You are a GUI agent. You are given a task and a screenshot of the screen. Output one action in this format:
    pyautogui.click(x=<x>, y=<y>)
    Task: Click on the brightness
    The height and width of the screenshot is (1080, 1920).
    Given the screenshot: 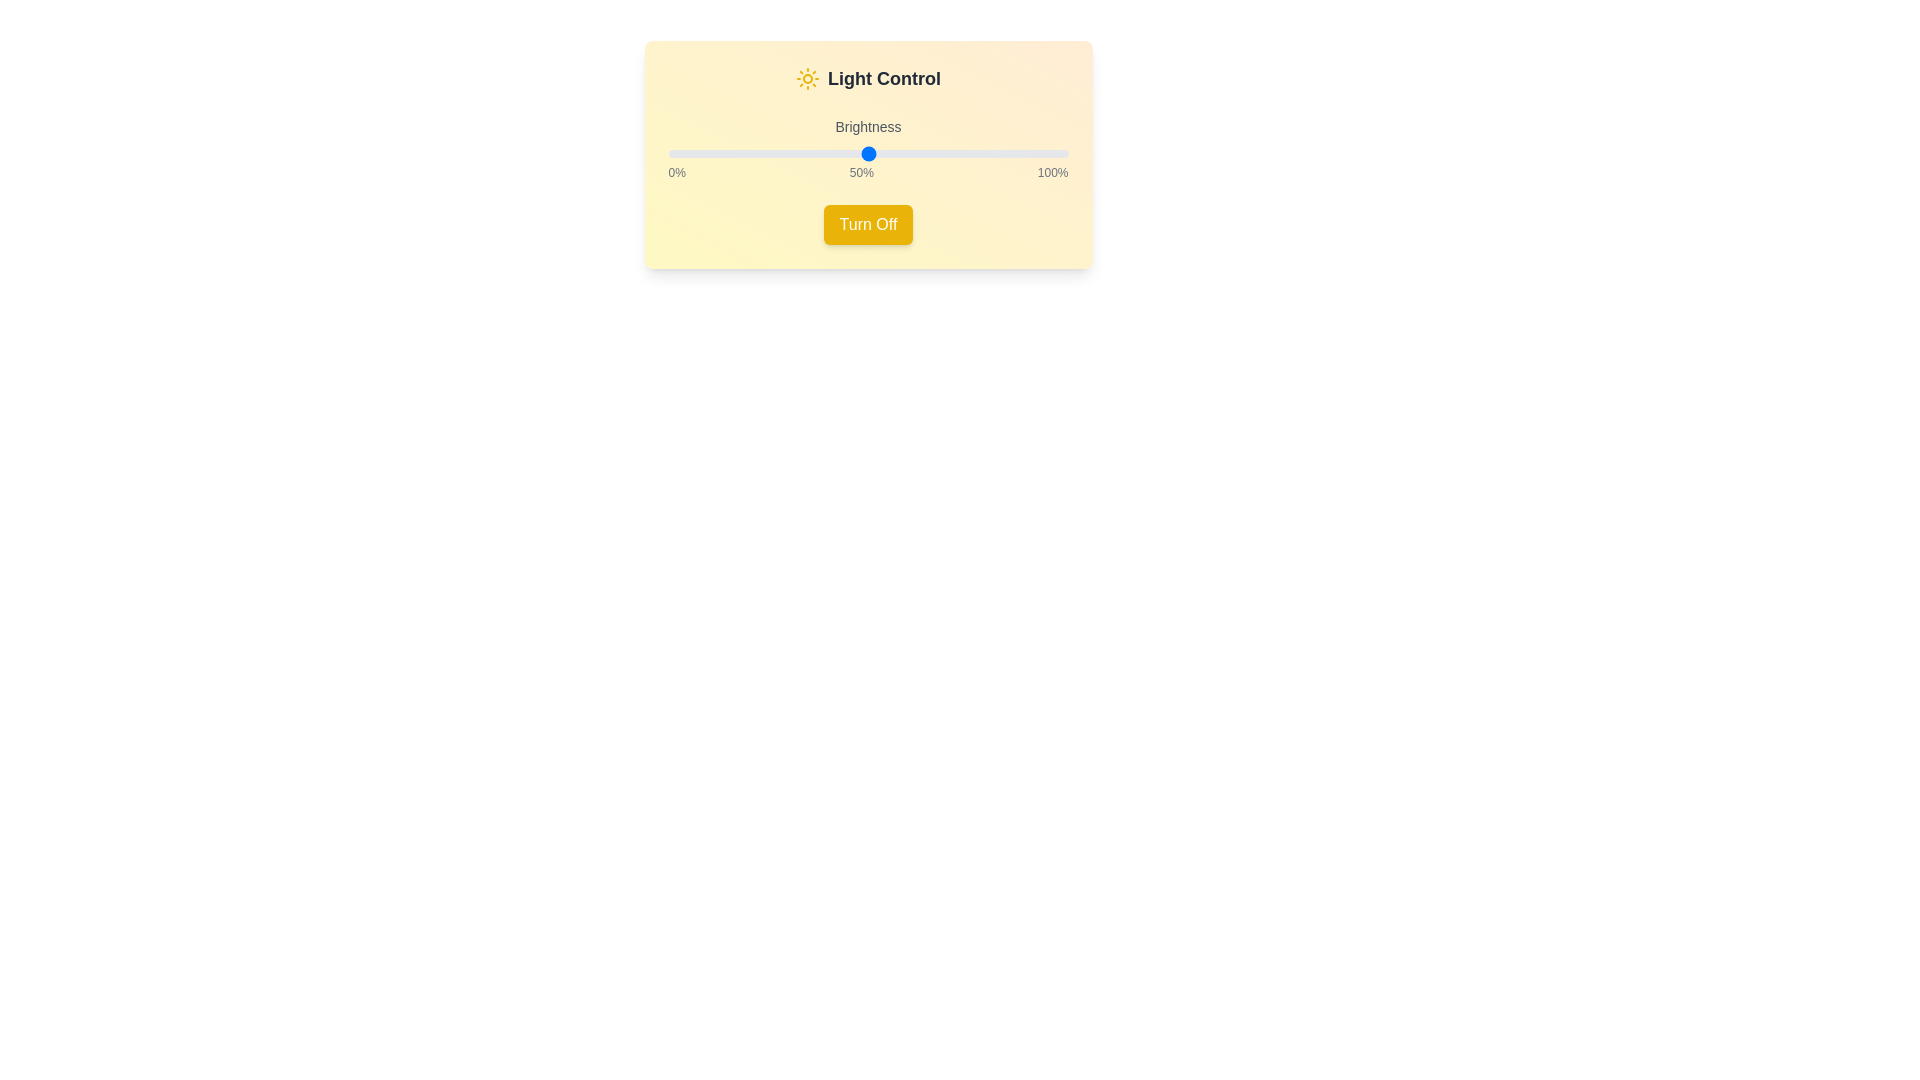 What is the action you would take?
    pyautogui.click(x=791, y=153)
    